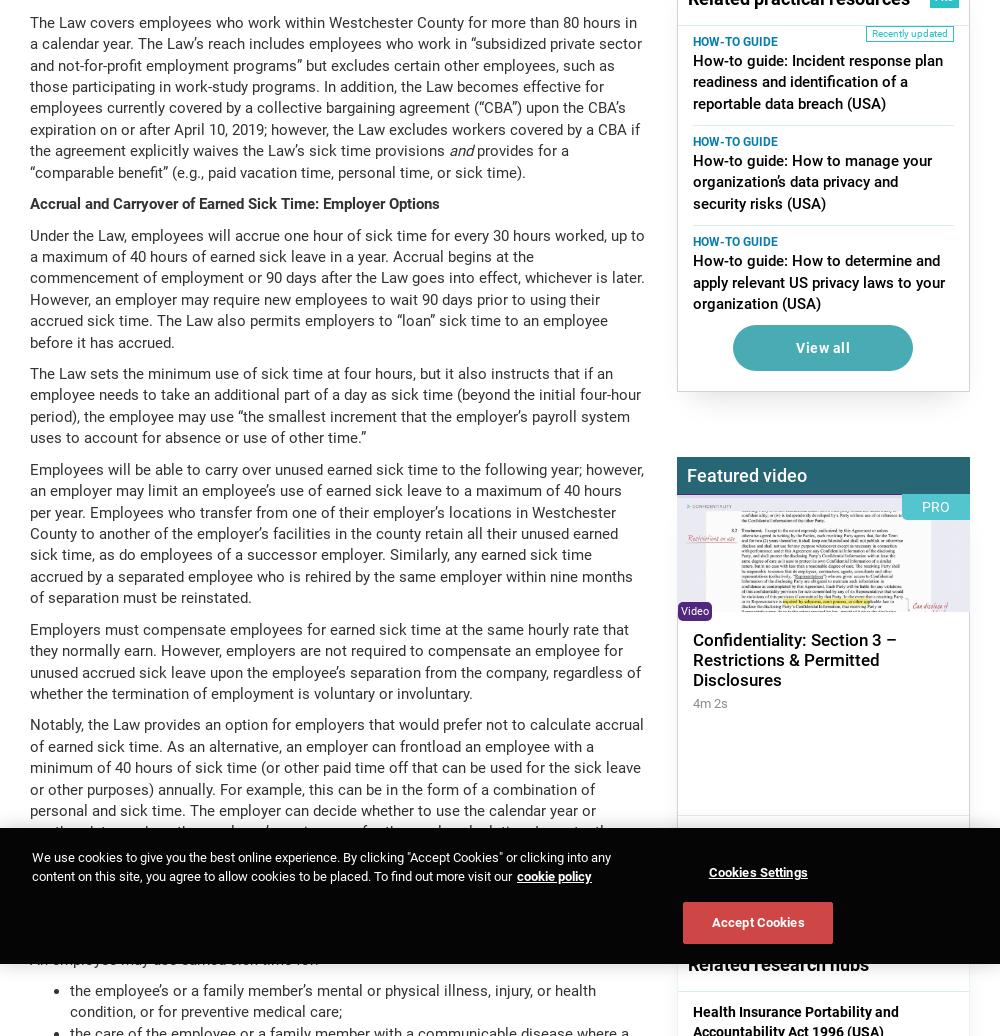 The height and width of the screenshot is (1036, 1000). Describe the element at coordinates (448, 151) in the screenshot. I see `'and'` at that location.